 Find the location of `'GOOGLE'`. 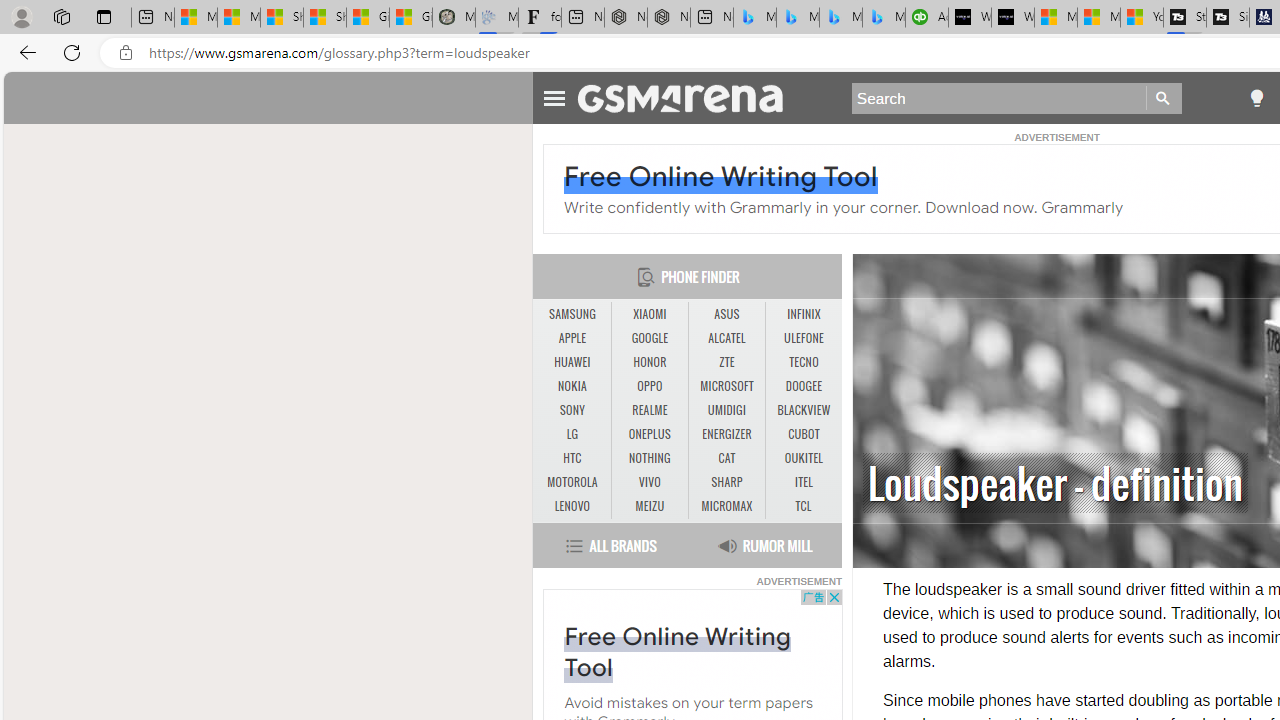

'GOOGLE' is located at coordinates (650, 338).